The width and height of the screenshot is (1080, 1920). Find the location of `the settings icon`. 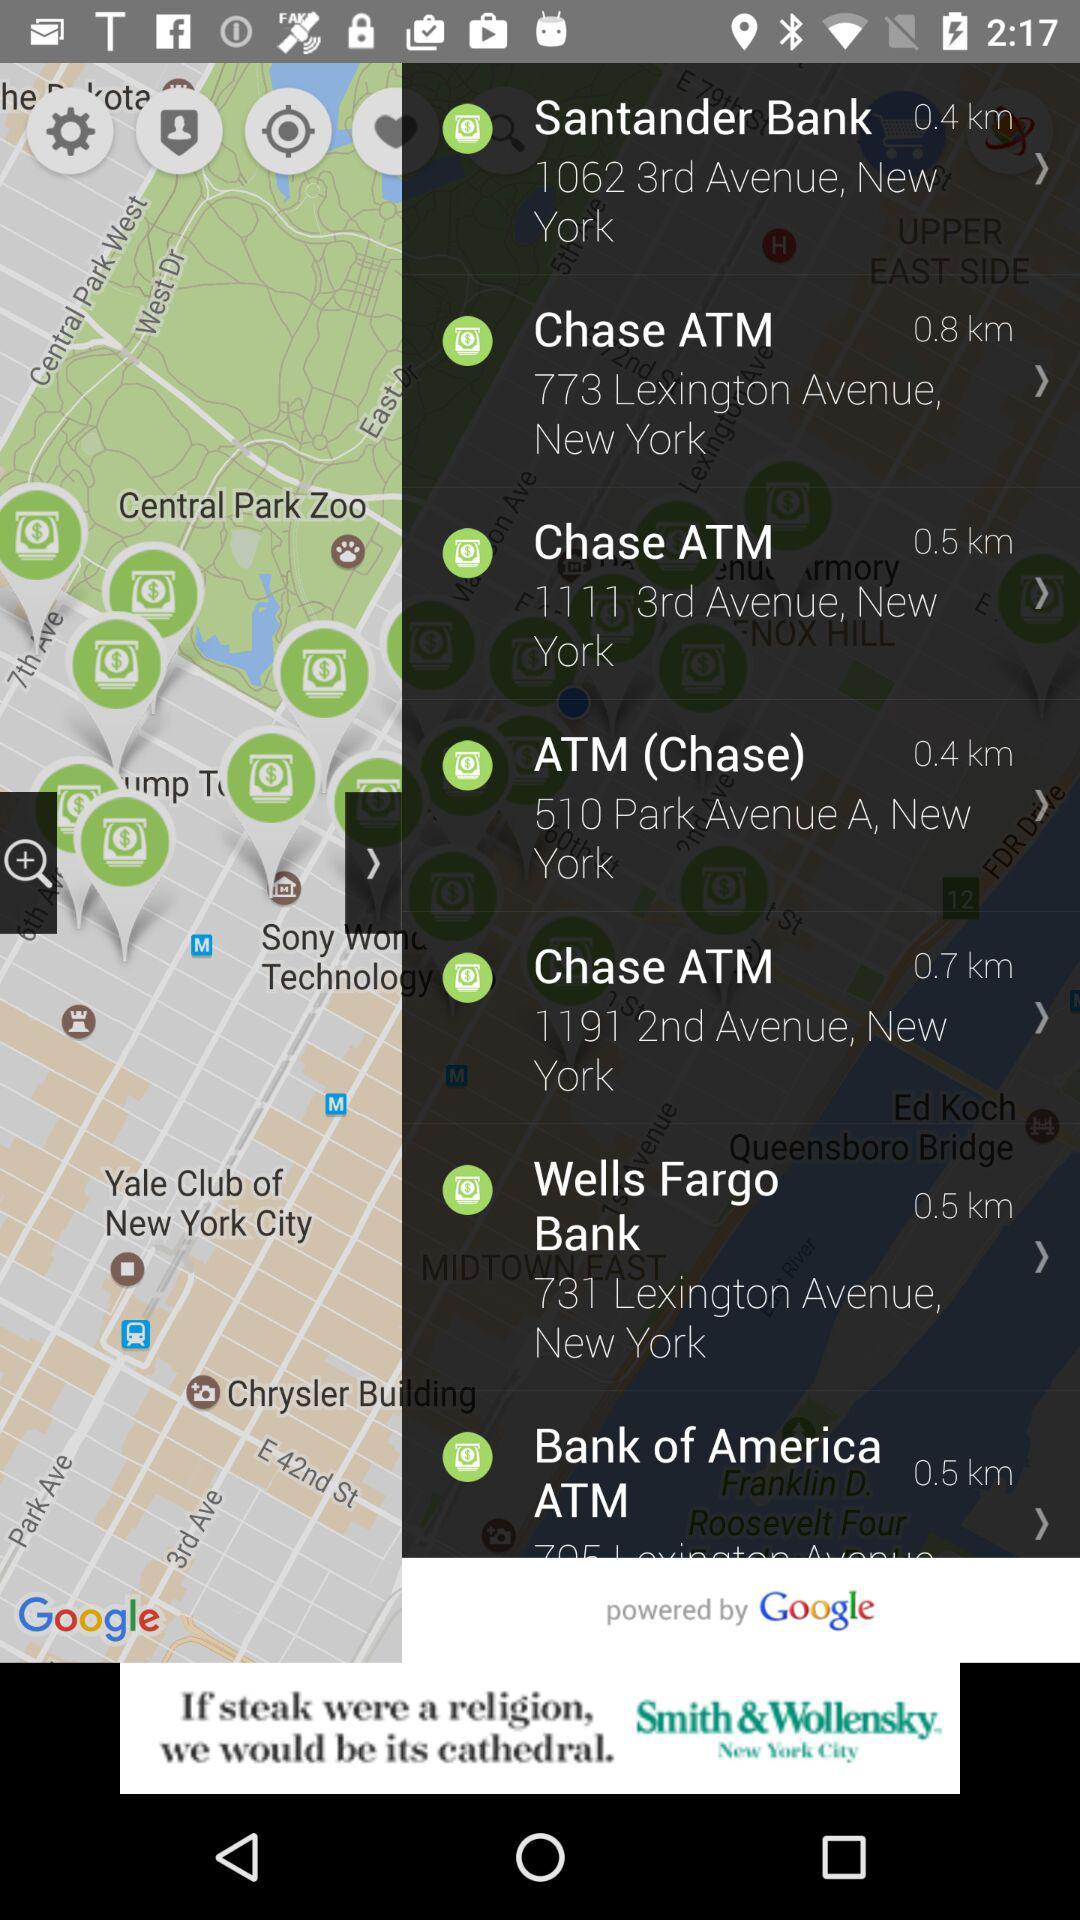

the settings icon is located at coordinates (69, 132).